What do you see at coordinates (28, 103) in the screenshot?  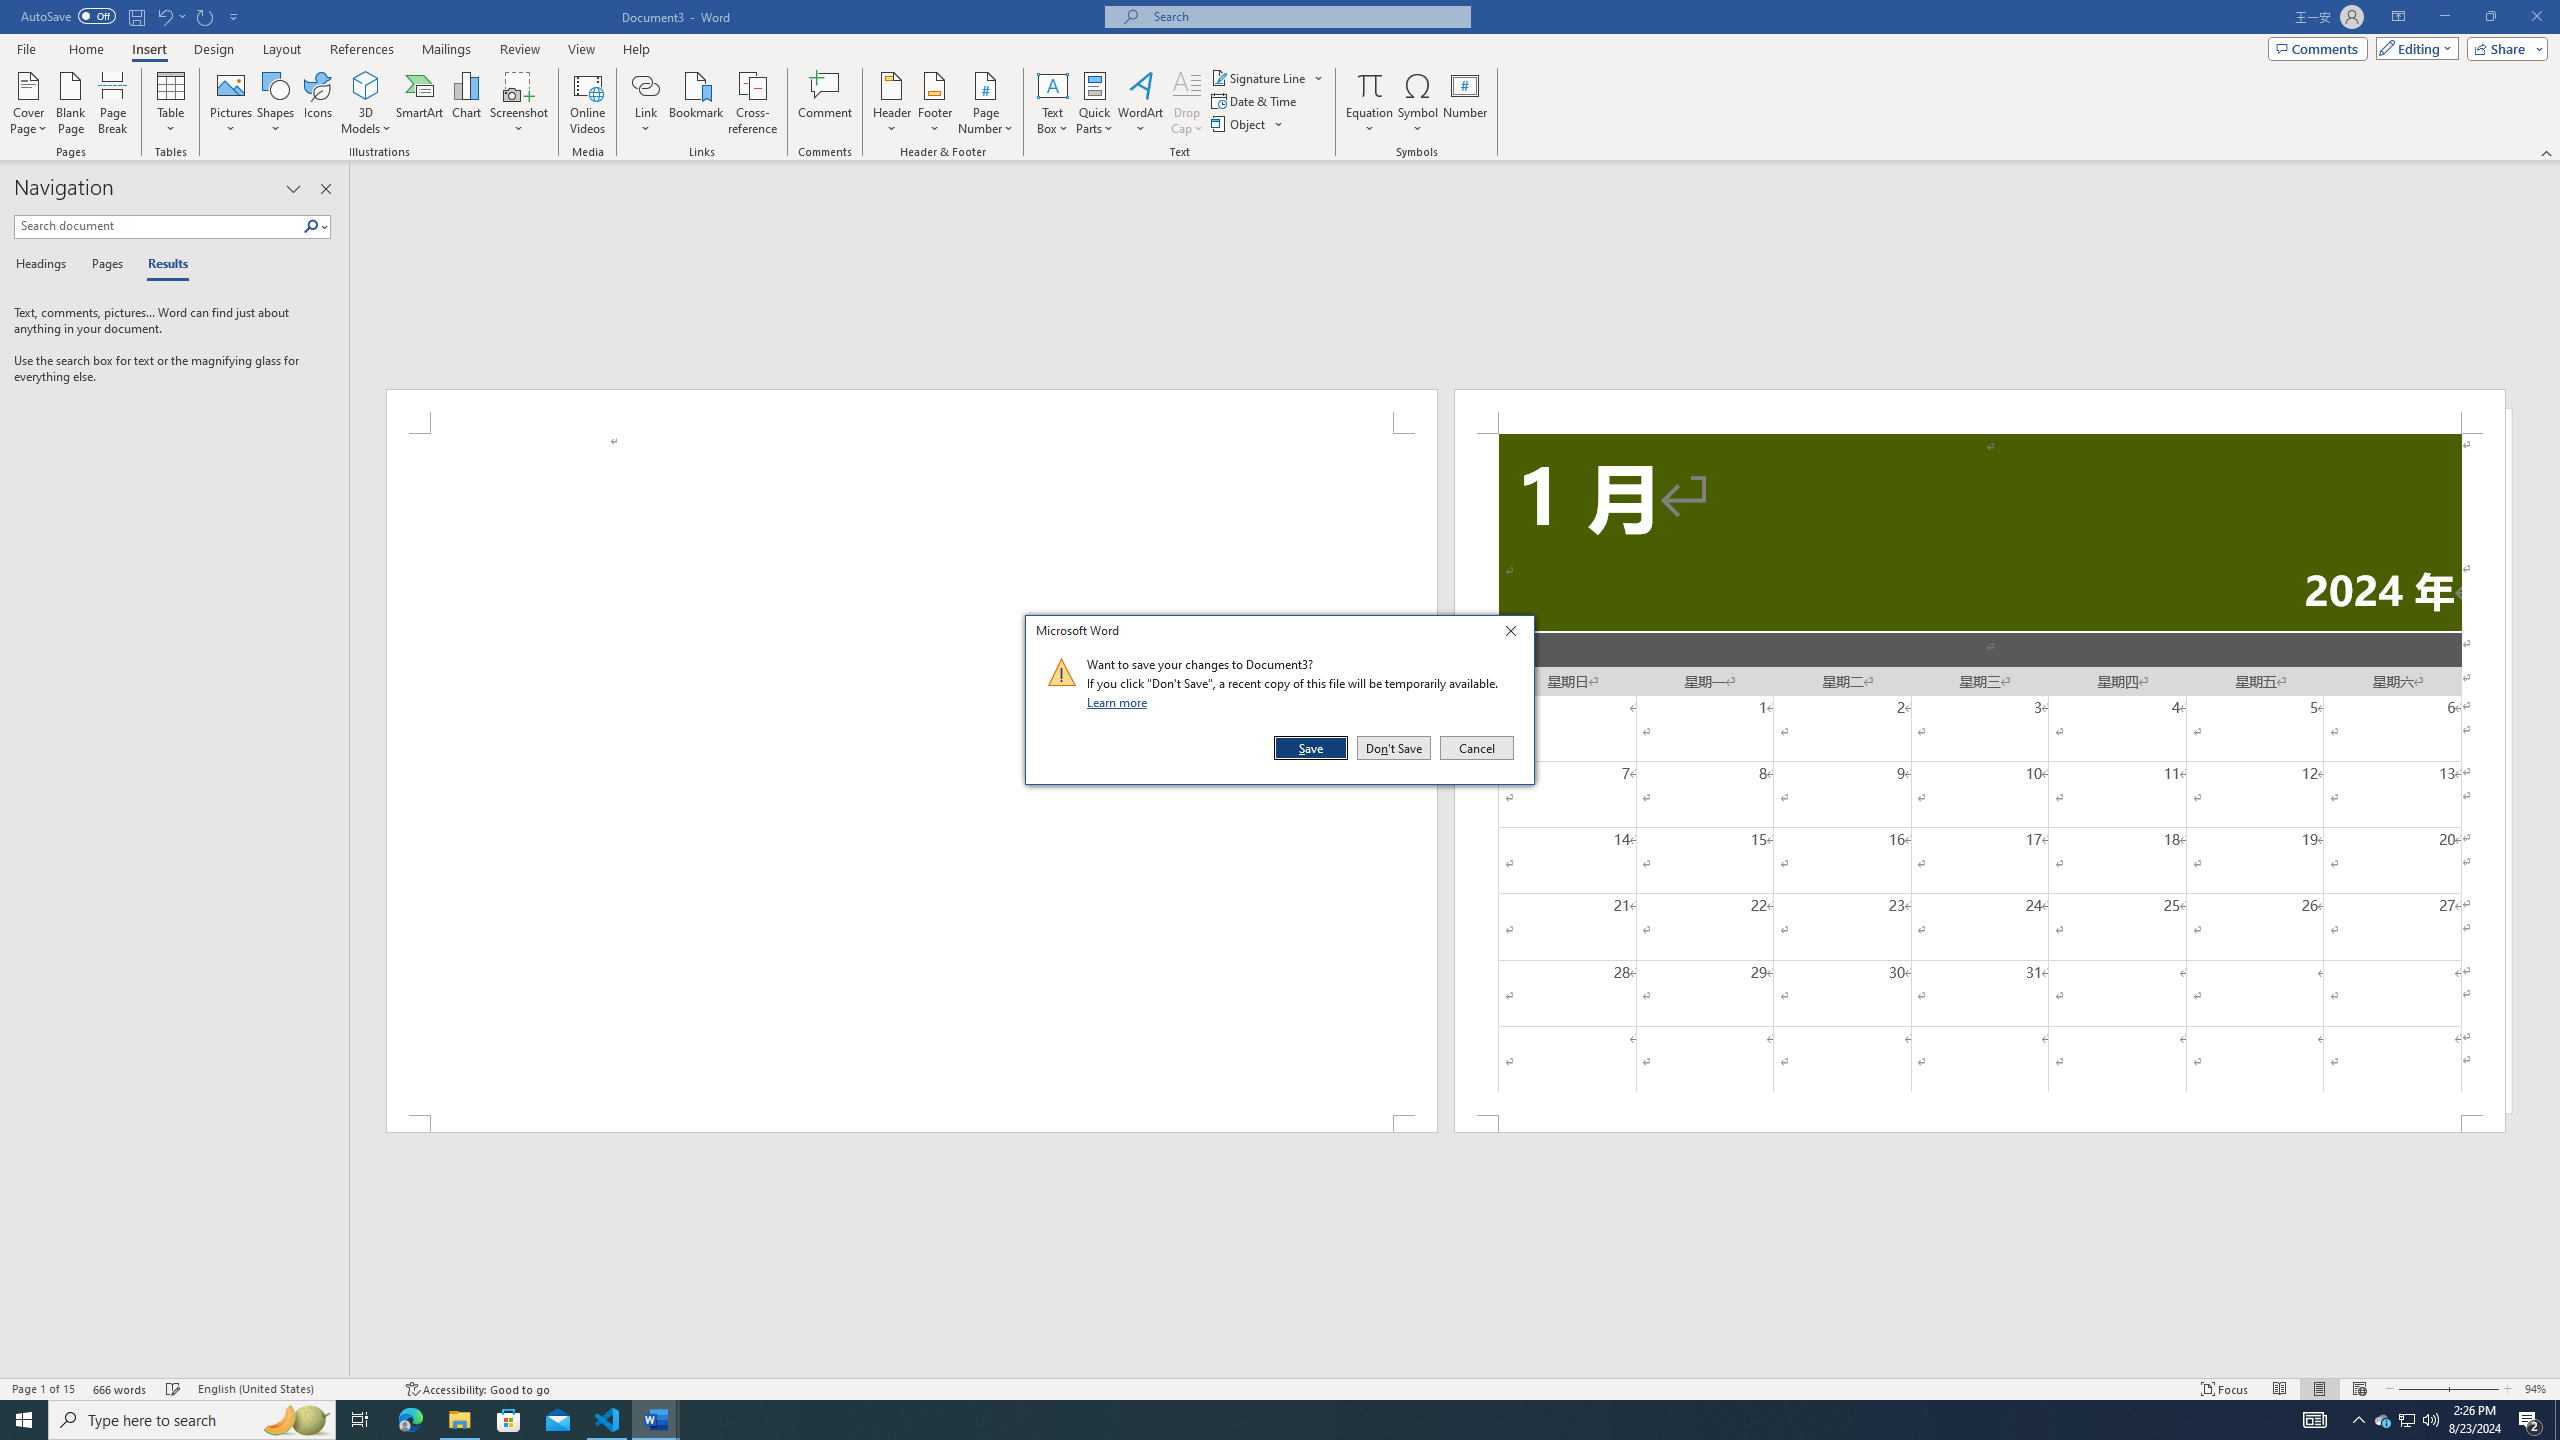 I see `'Cover Page'` at bounding box center [28, 103].